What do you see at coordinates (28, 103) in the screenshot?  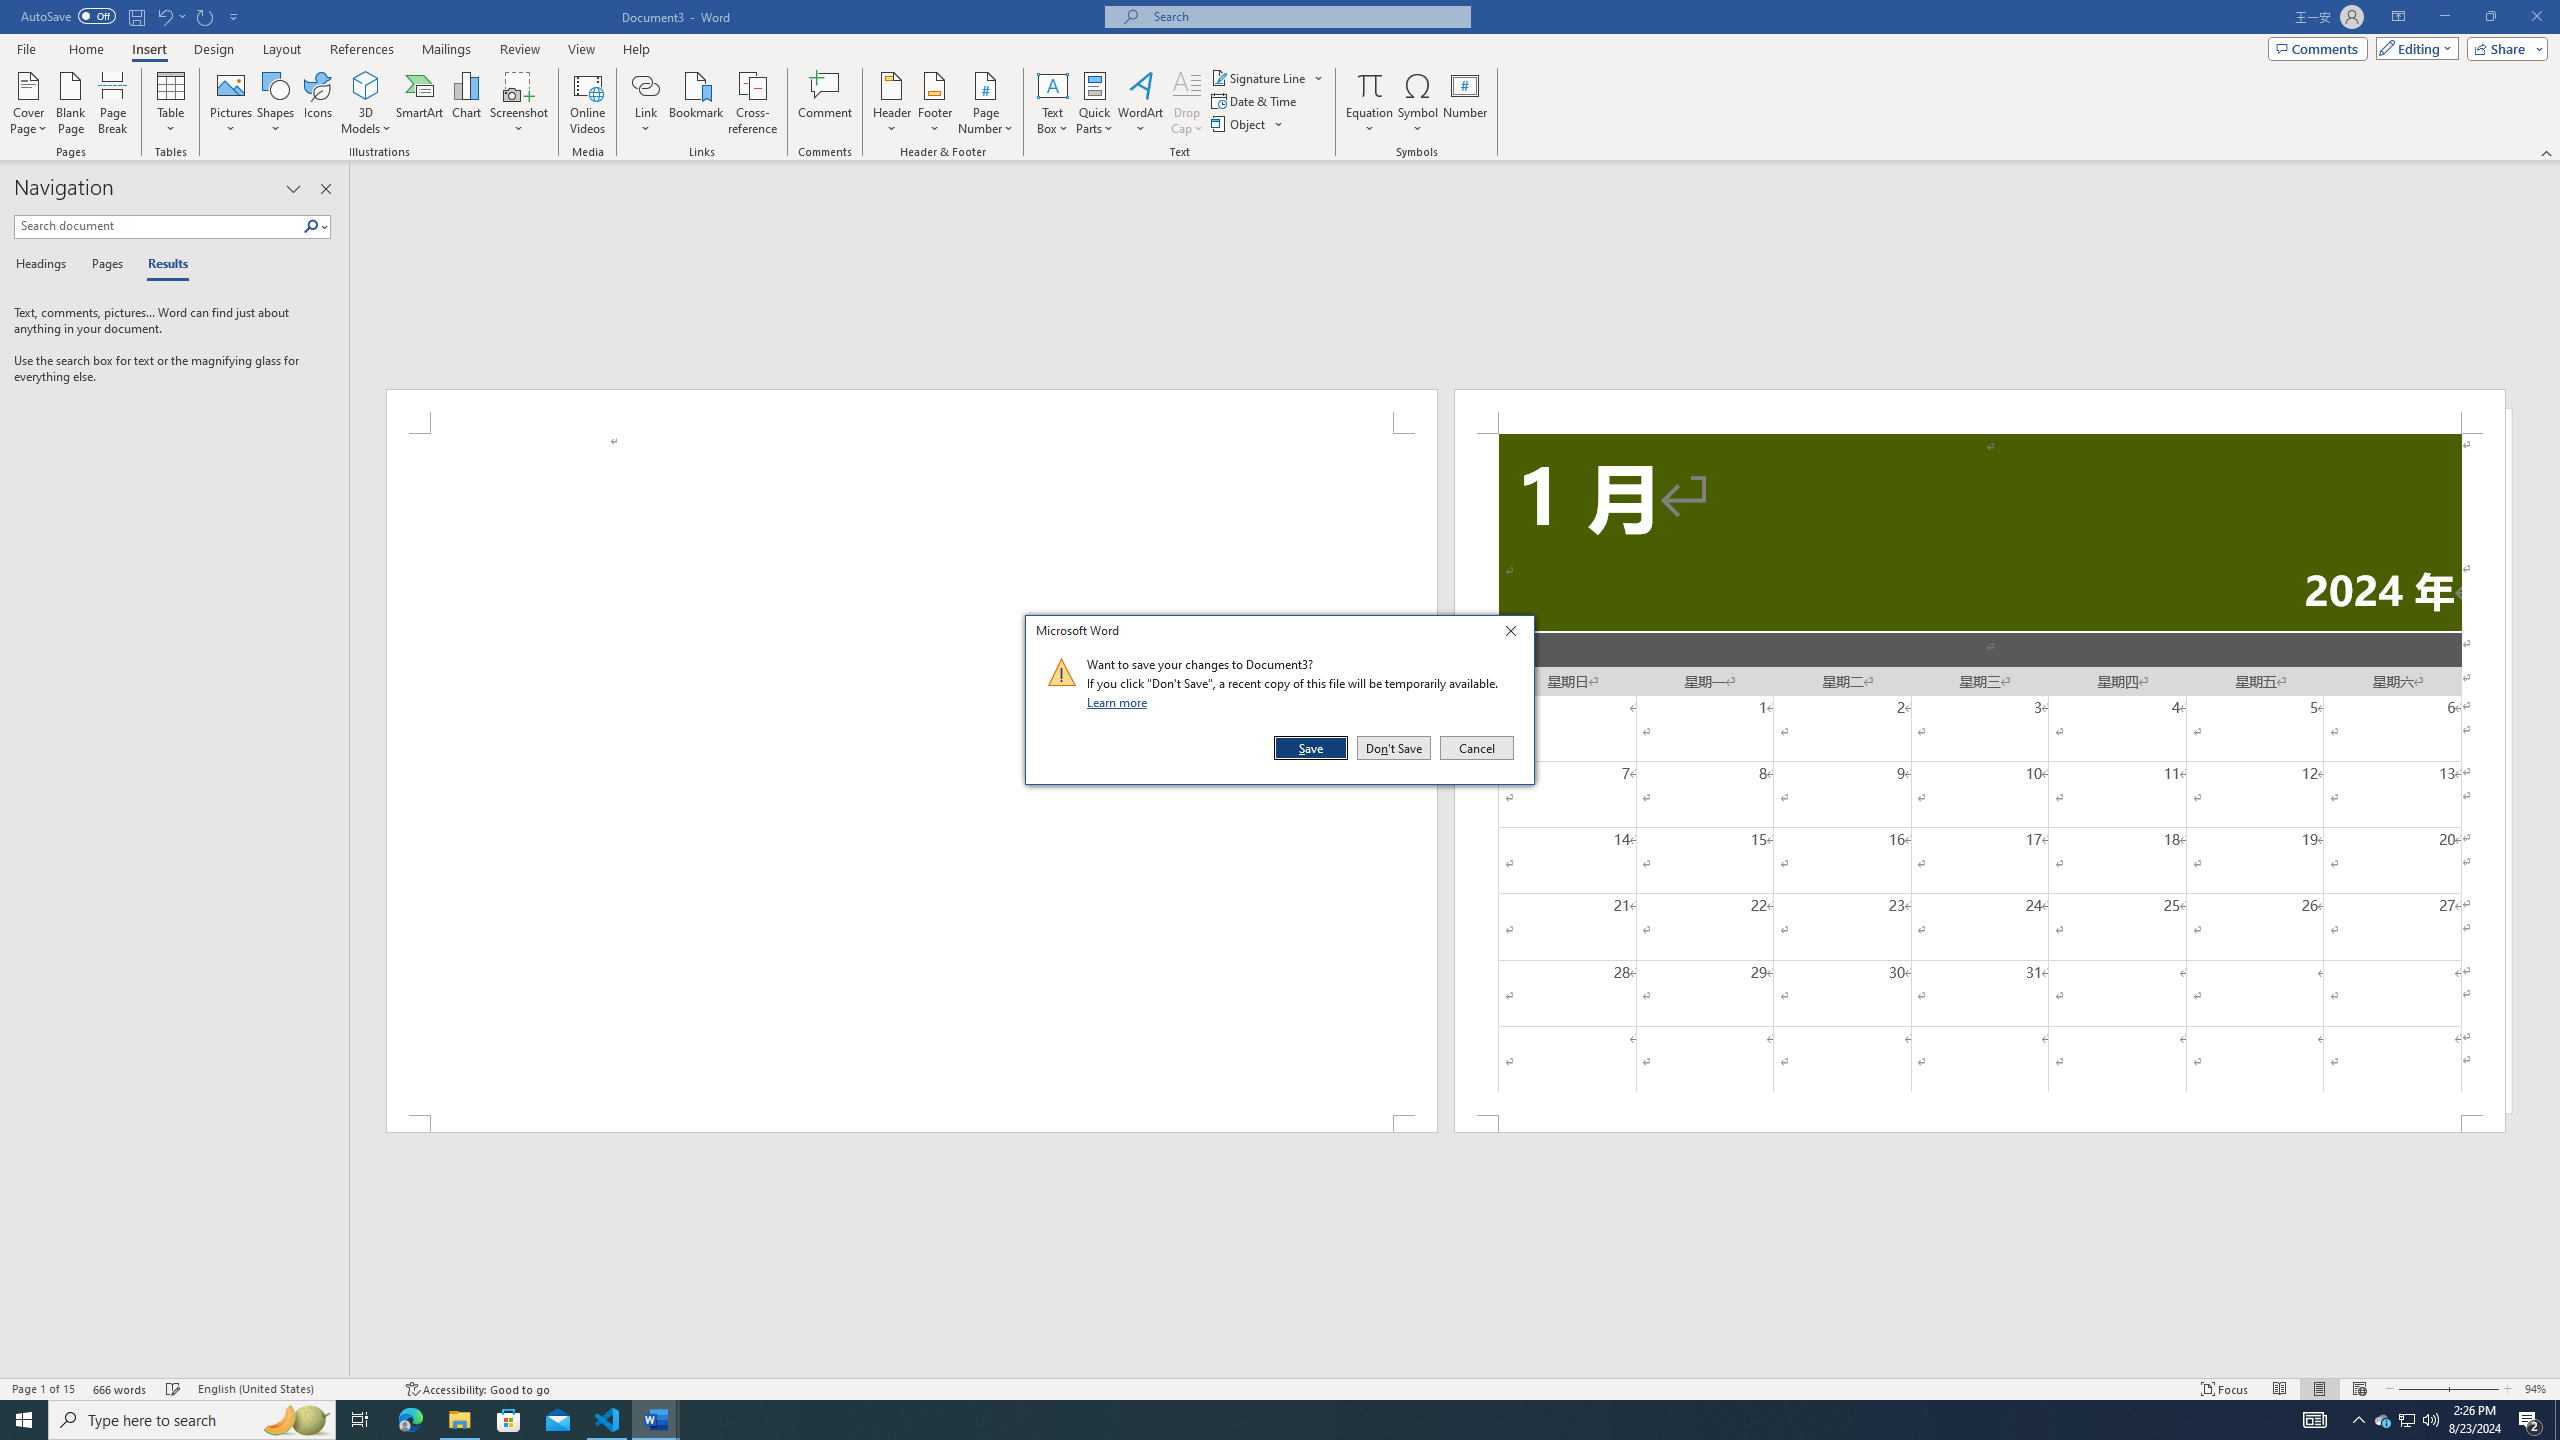 I see `'Cover Page'` at bounding box center [28, 103].